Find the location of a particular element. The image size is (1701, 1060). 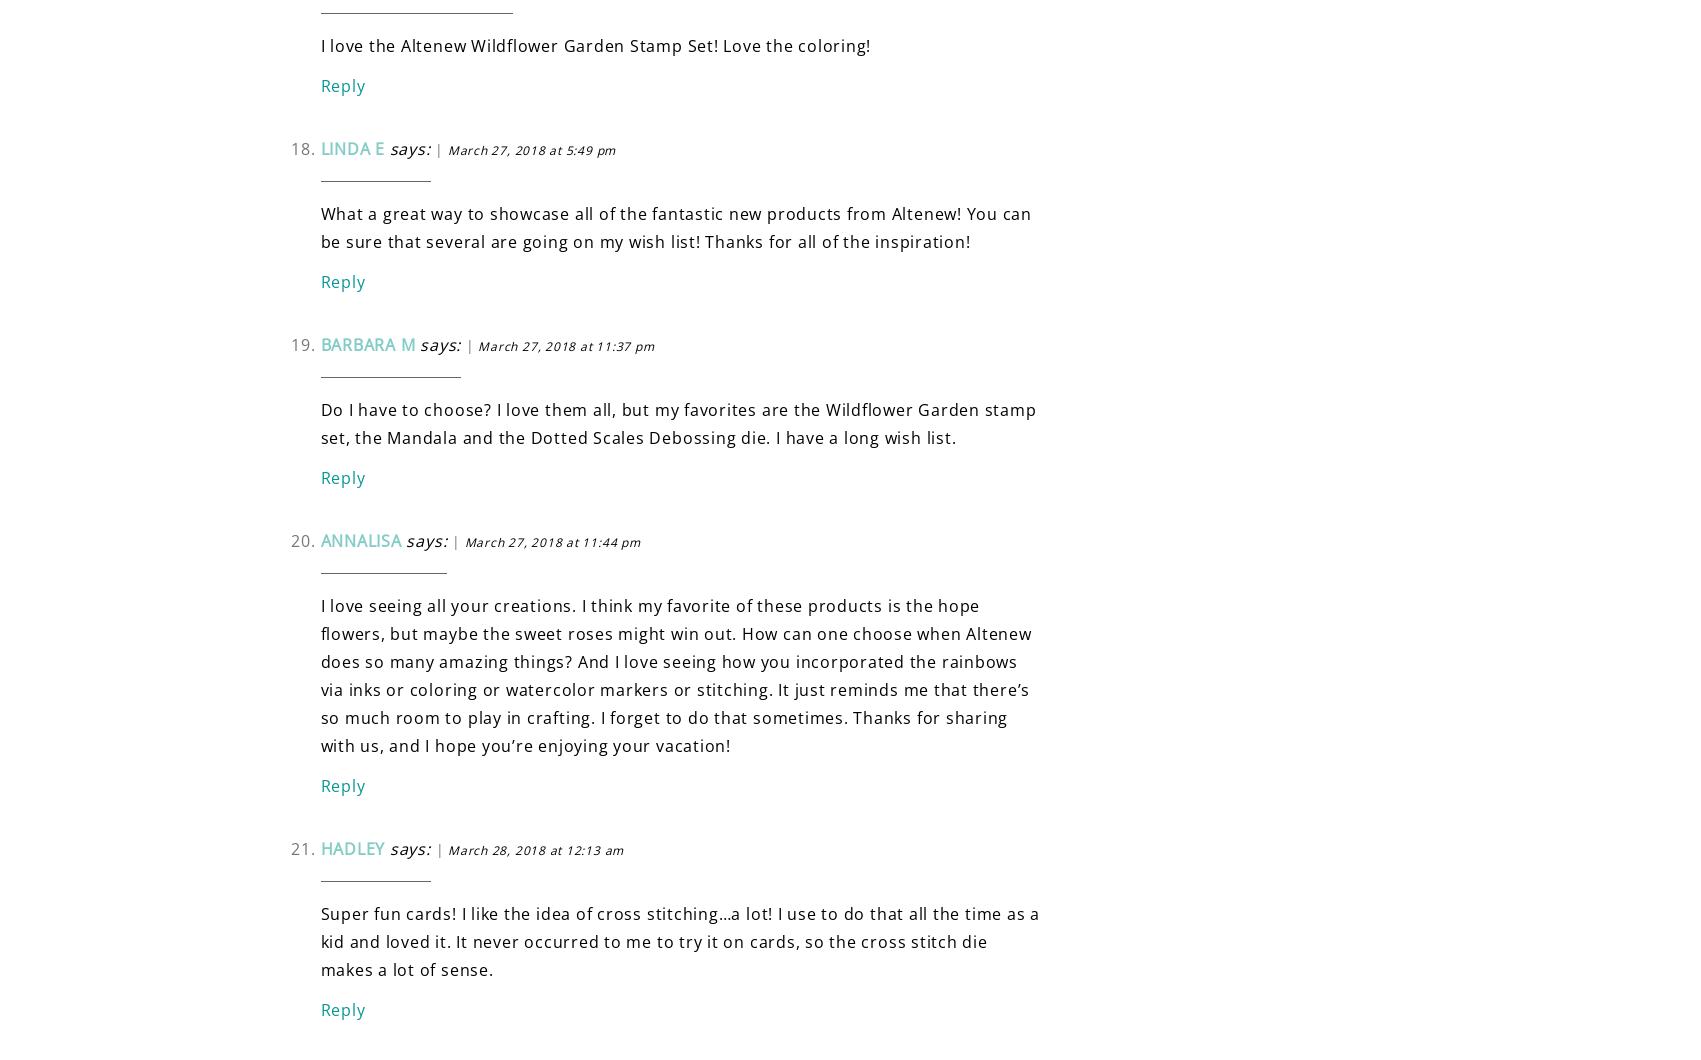

'I love the  Altenew Wildflower Garden Stamp Set! Love the coloring!' is located at coordinates (595, 45).